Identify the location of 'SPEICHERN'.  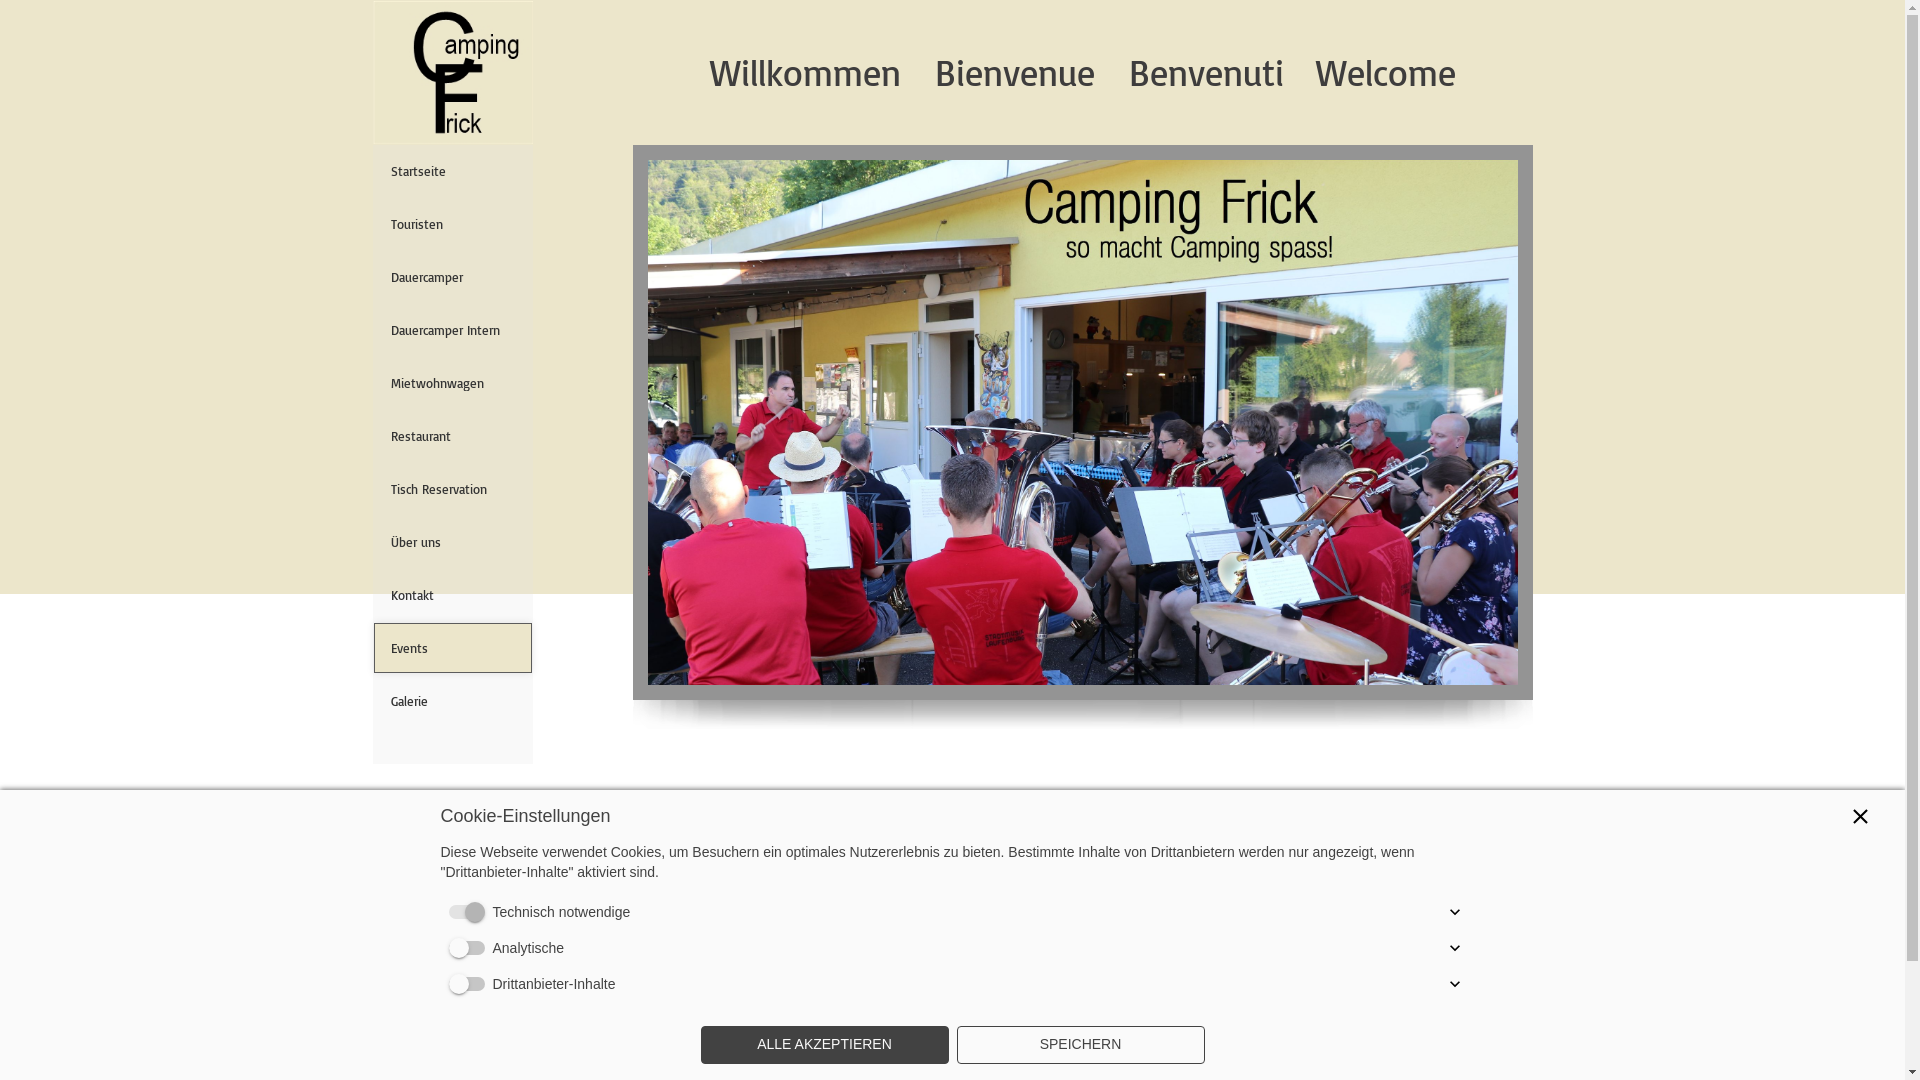
(1079, 1044).